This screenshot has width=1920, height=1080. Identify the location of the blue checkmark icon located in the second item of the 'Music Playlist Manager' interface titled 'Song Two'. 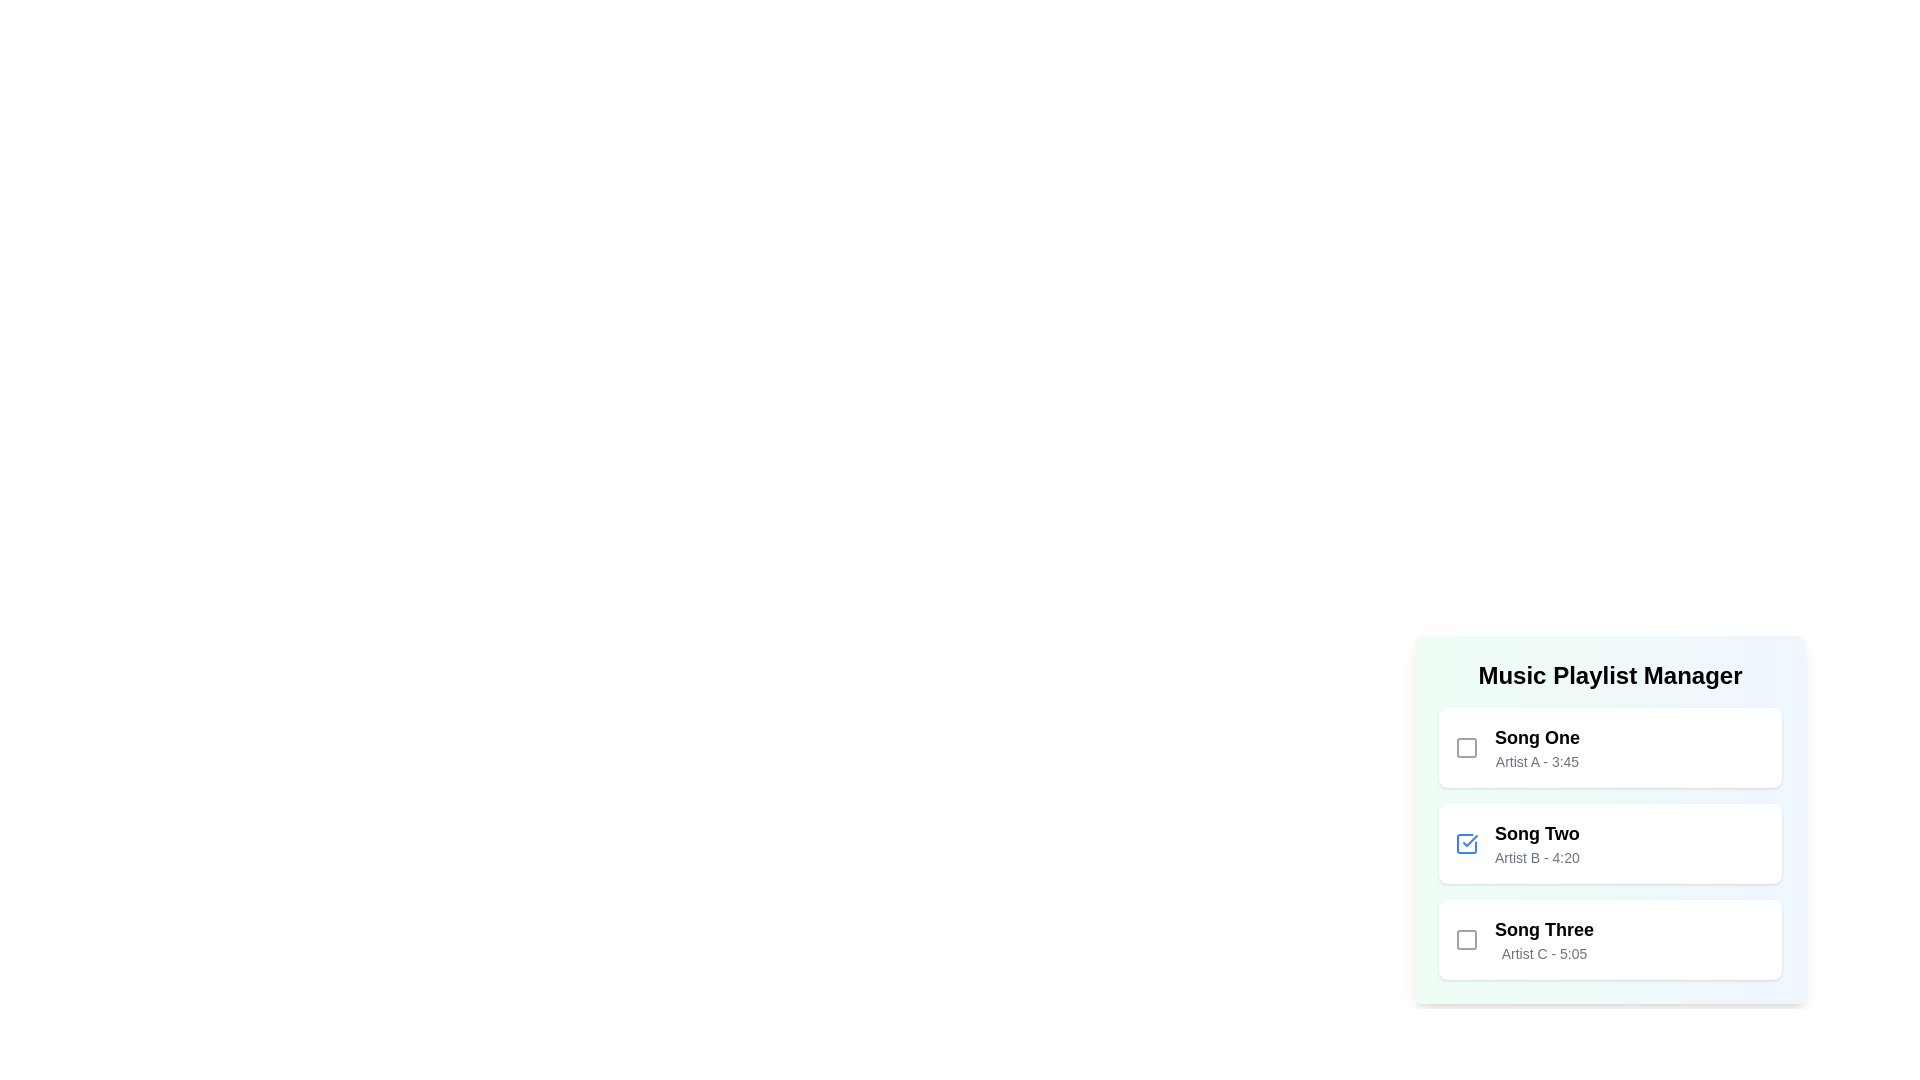
(1470, 840).